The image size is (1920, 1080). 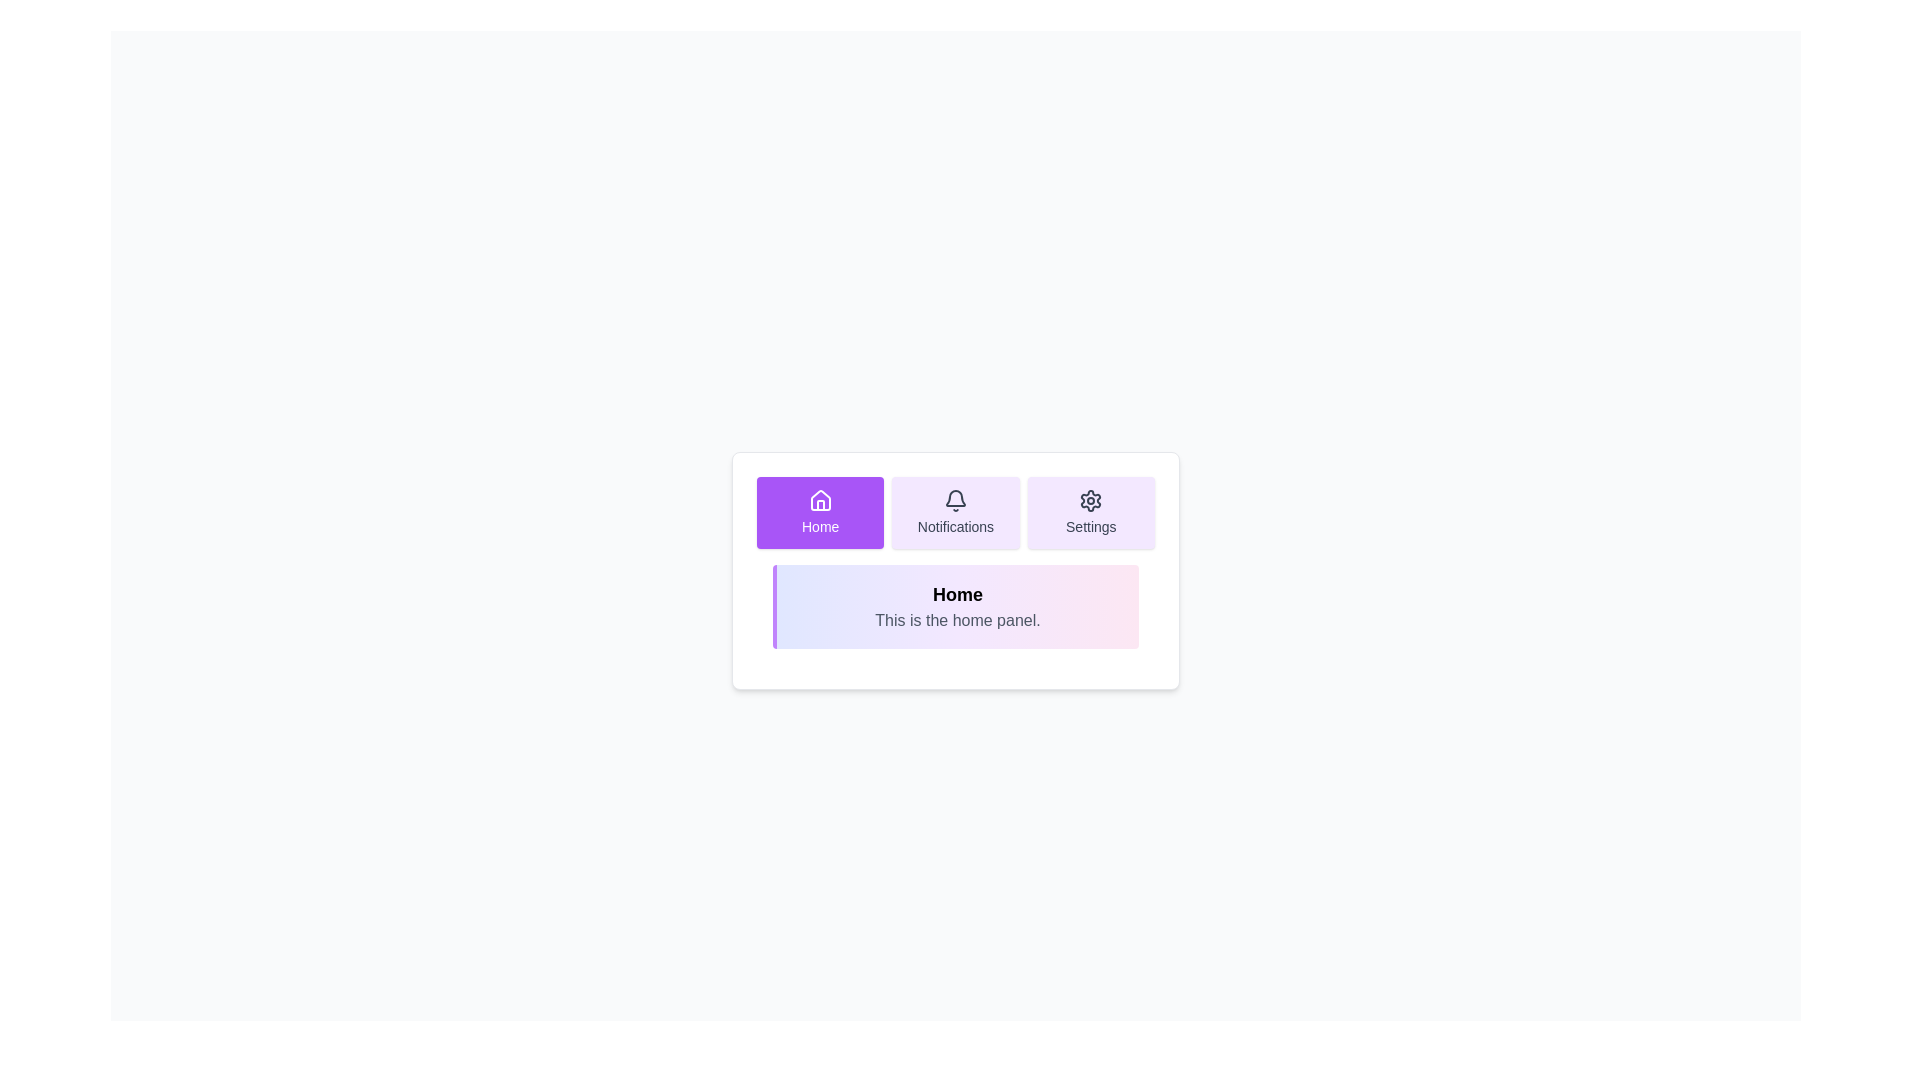 I want to click on the second tile in the horizontal grid, so click(x=954, y=512).